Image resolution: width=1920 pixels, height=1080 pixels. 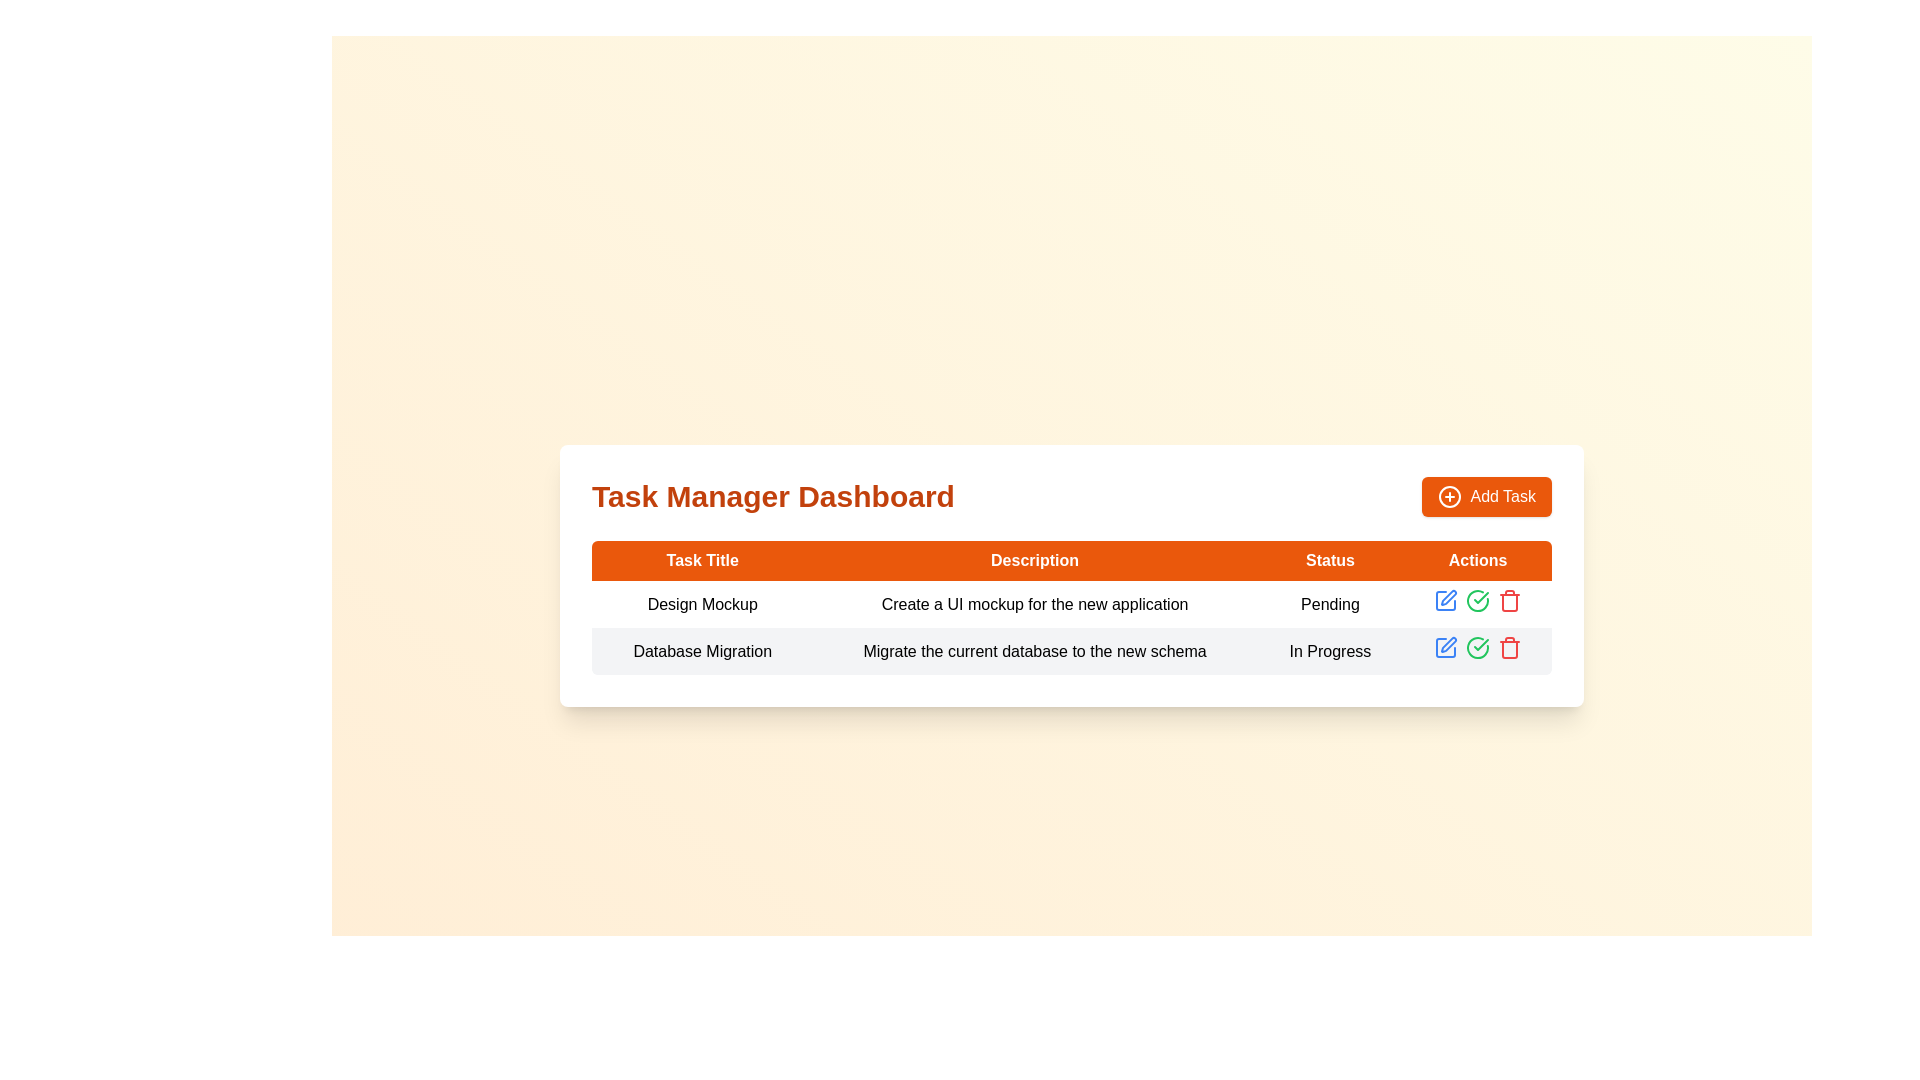 What do you see at coordinates (1510, 600) in the screenshot?
I see `the red trash can icon for the delete function located in the 'Actions' column of the 'Database Migration' task` at bounding box center [1510, 600].